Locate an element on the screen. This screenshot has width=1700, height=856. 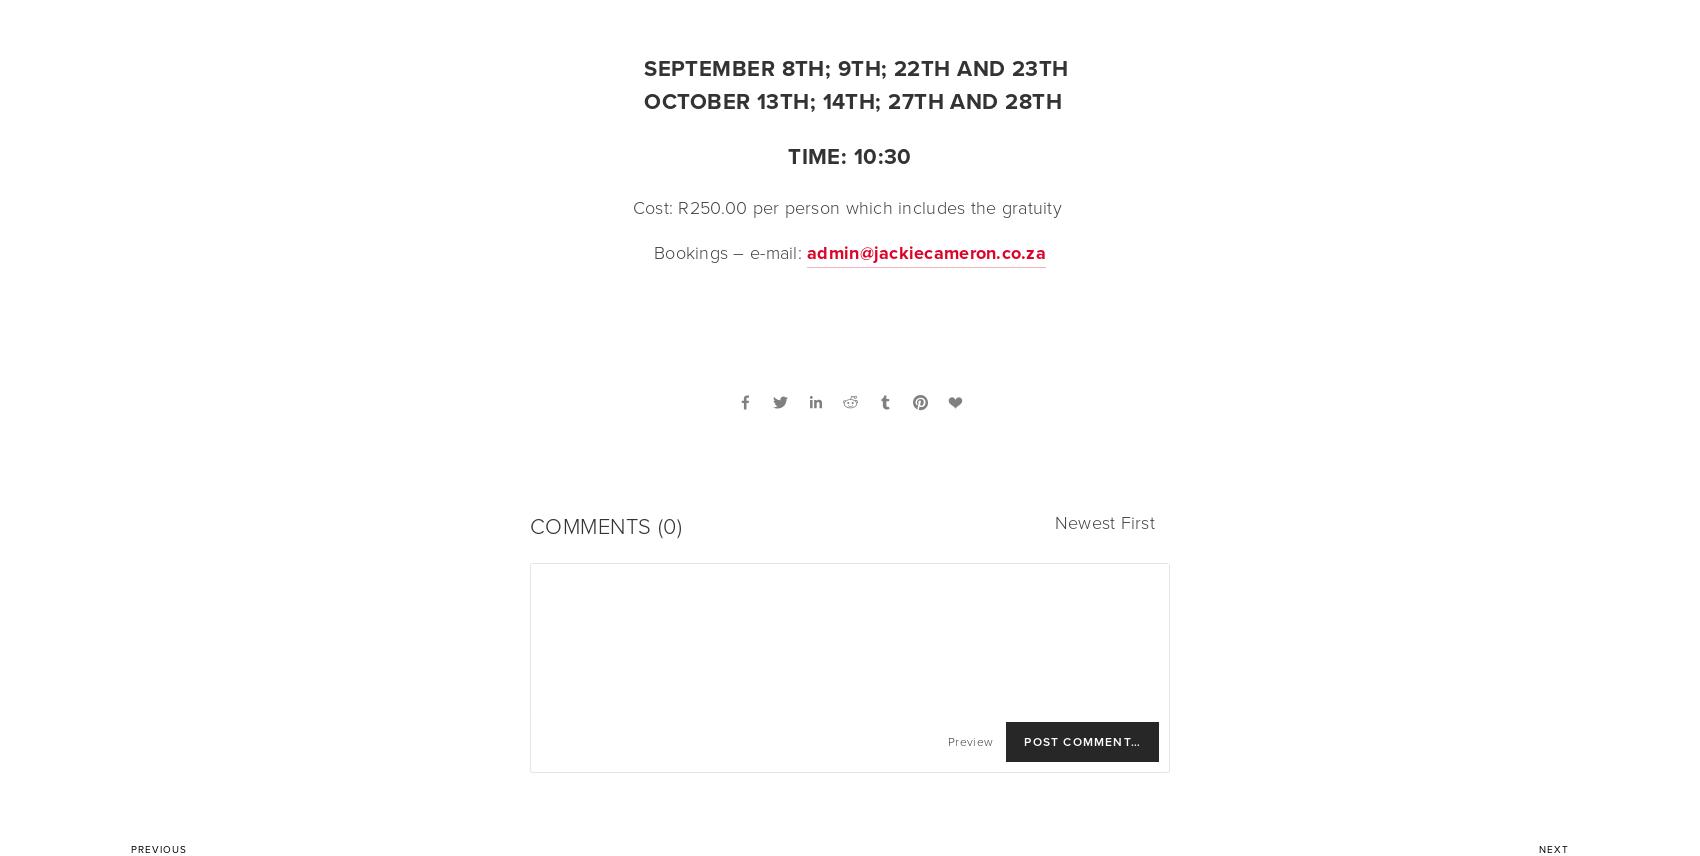
'Cost: R250.00 per person which includes the gratuity' is located at coordinates (848, 207).